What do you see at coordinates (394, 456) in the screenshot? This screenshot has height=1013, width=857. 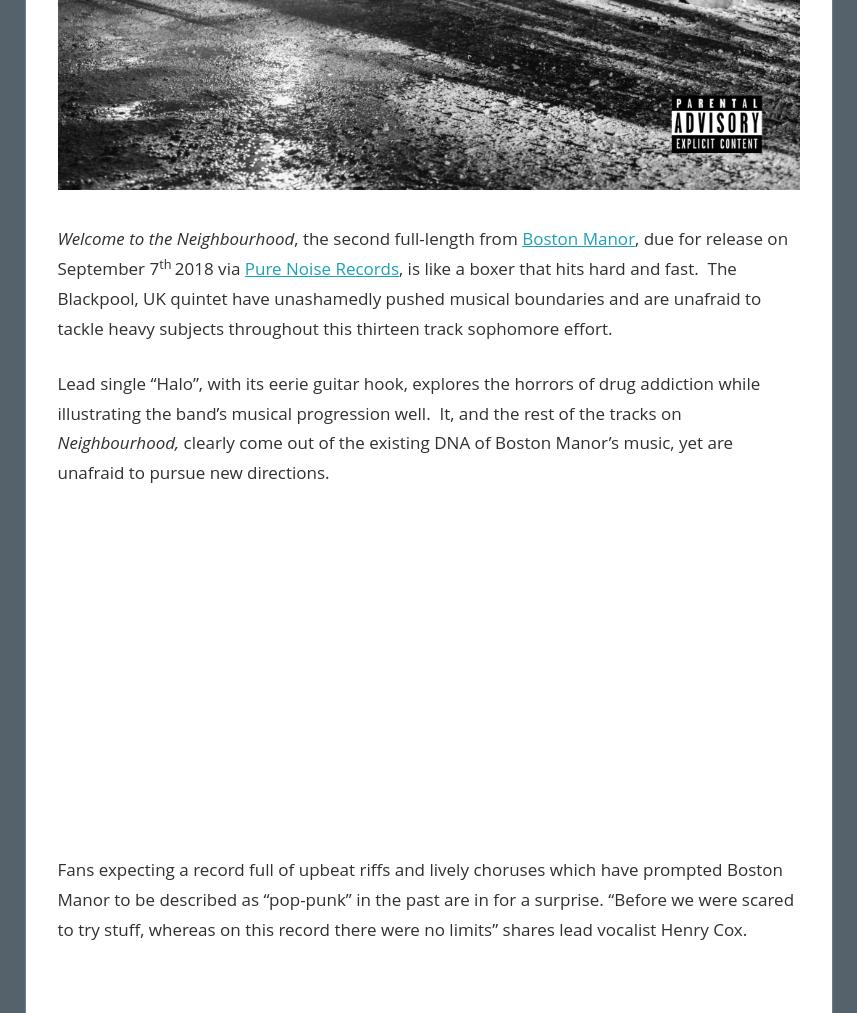 I see `'clearly come out of the existing DNA of Boston Manor’s music, yet are unafraid to pursue new directions.'` at bounding box center [394, 456].